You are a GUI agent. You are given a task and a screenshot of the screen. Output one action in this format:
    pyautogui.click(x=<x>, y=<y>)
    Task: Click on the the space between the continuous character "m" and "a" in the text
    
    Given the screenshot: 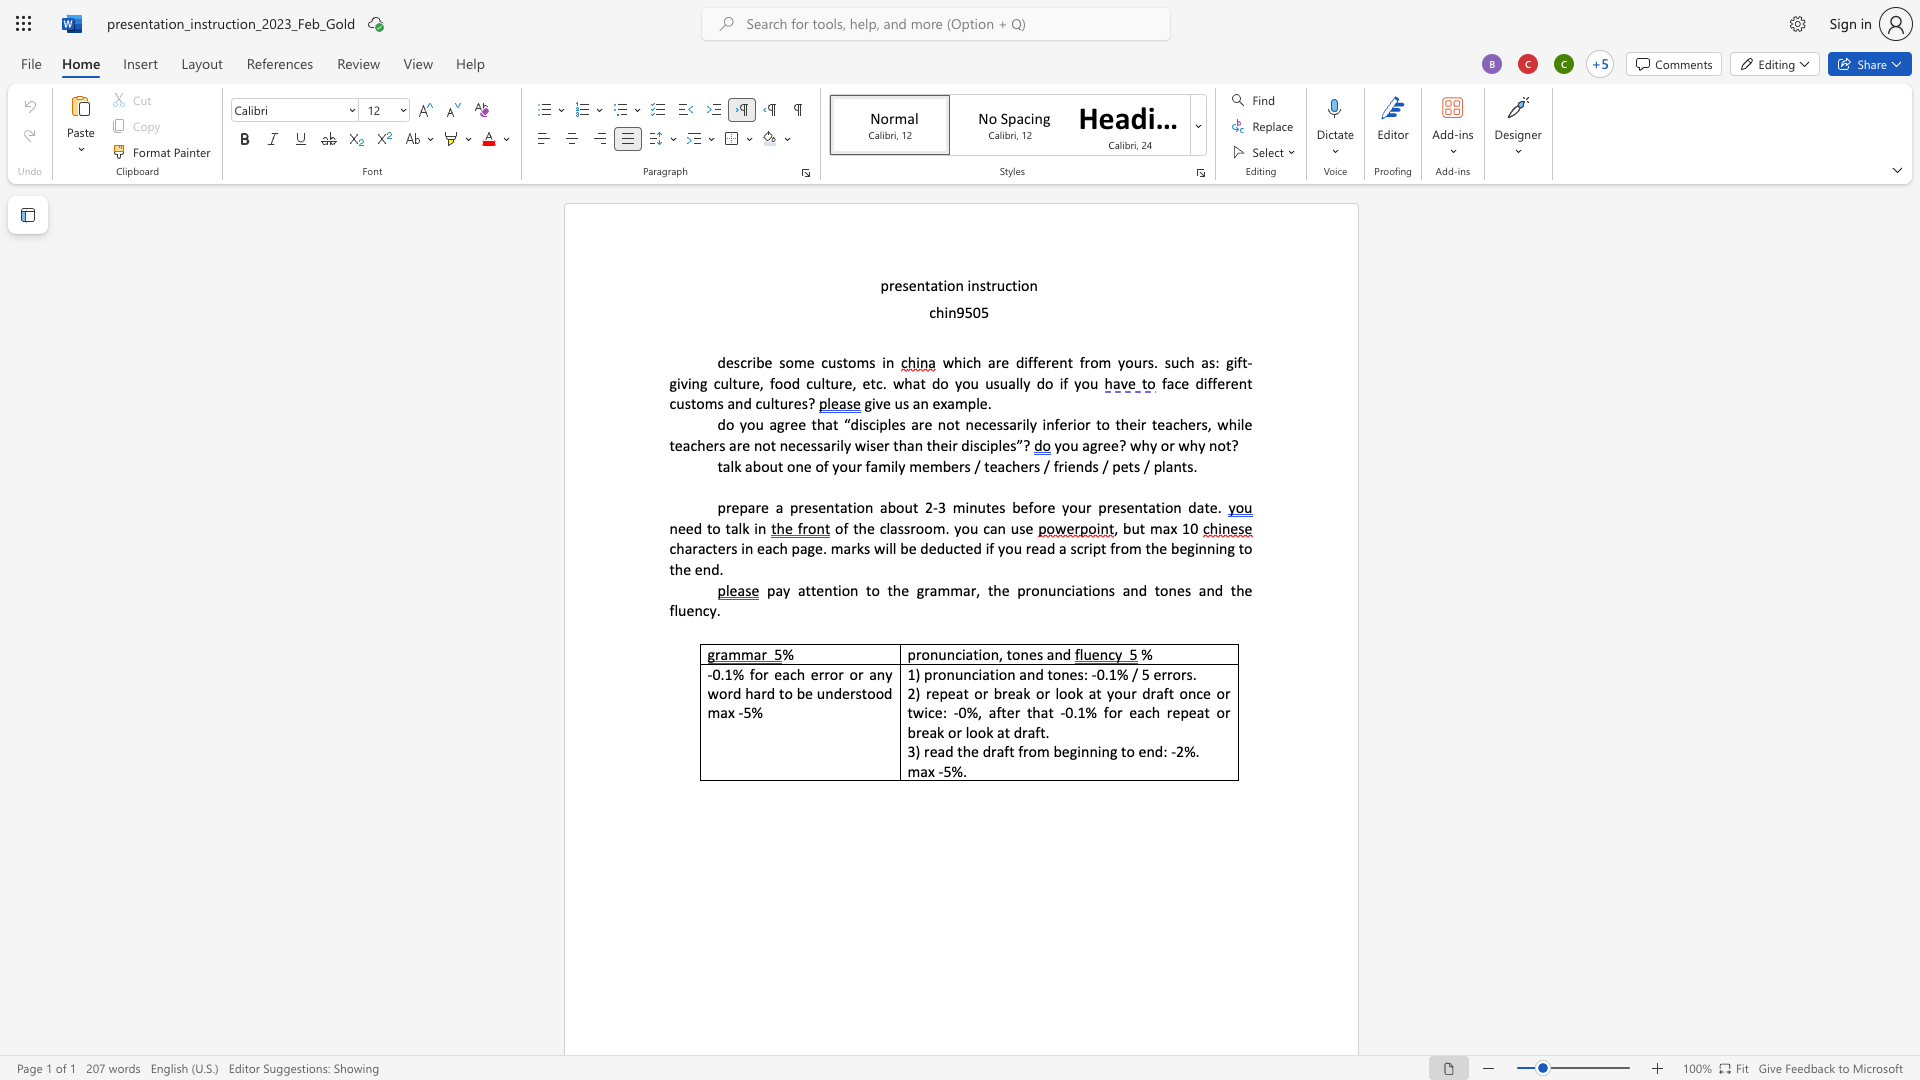 What is the action you would take?
    pyautogui.click(x=1161, y=527)
    